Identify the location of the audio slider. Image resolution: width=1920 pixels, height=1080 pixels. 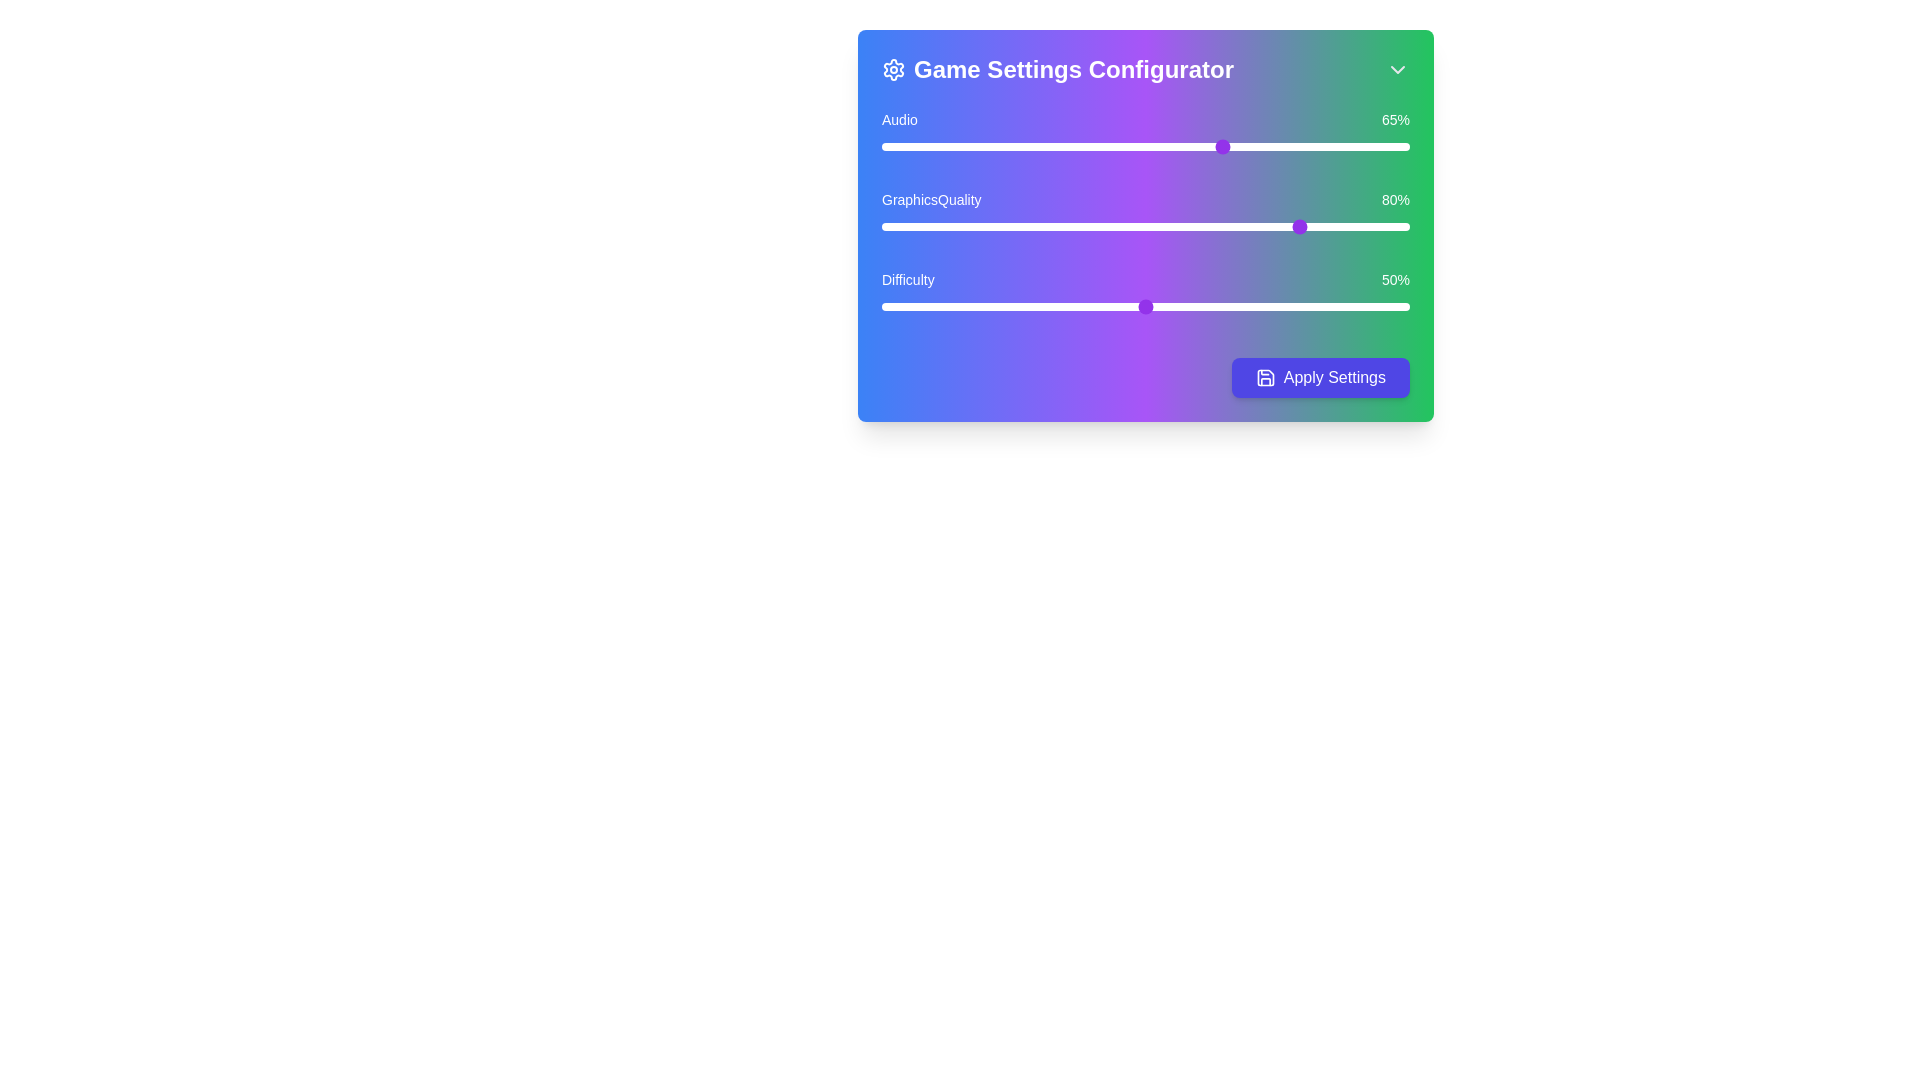
(1382, 145).